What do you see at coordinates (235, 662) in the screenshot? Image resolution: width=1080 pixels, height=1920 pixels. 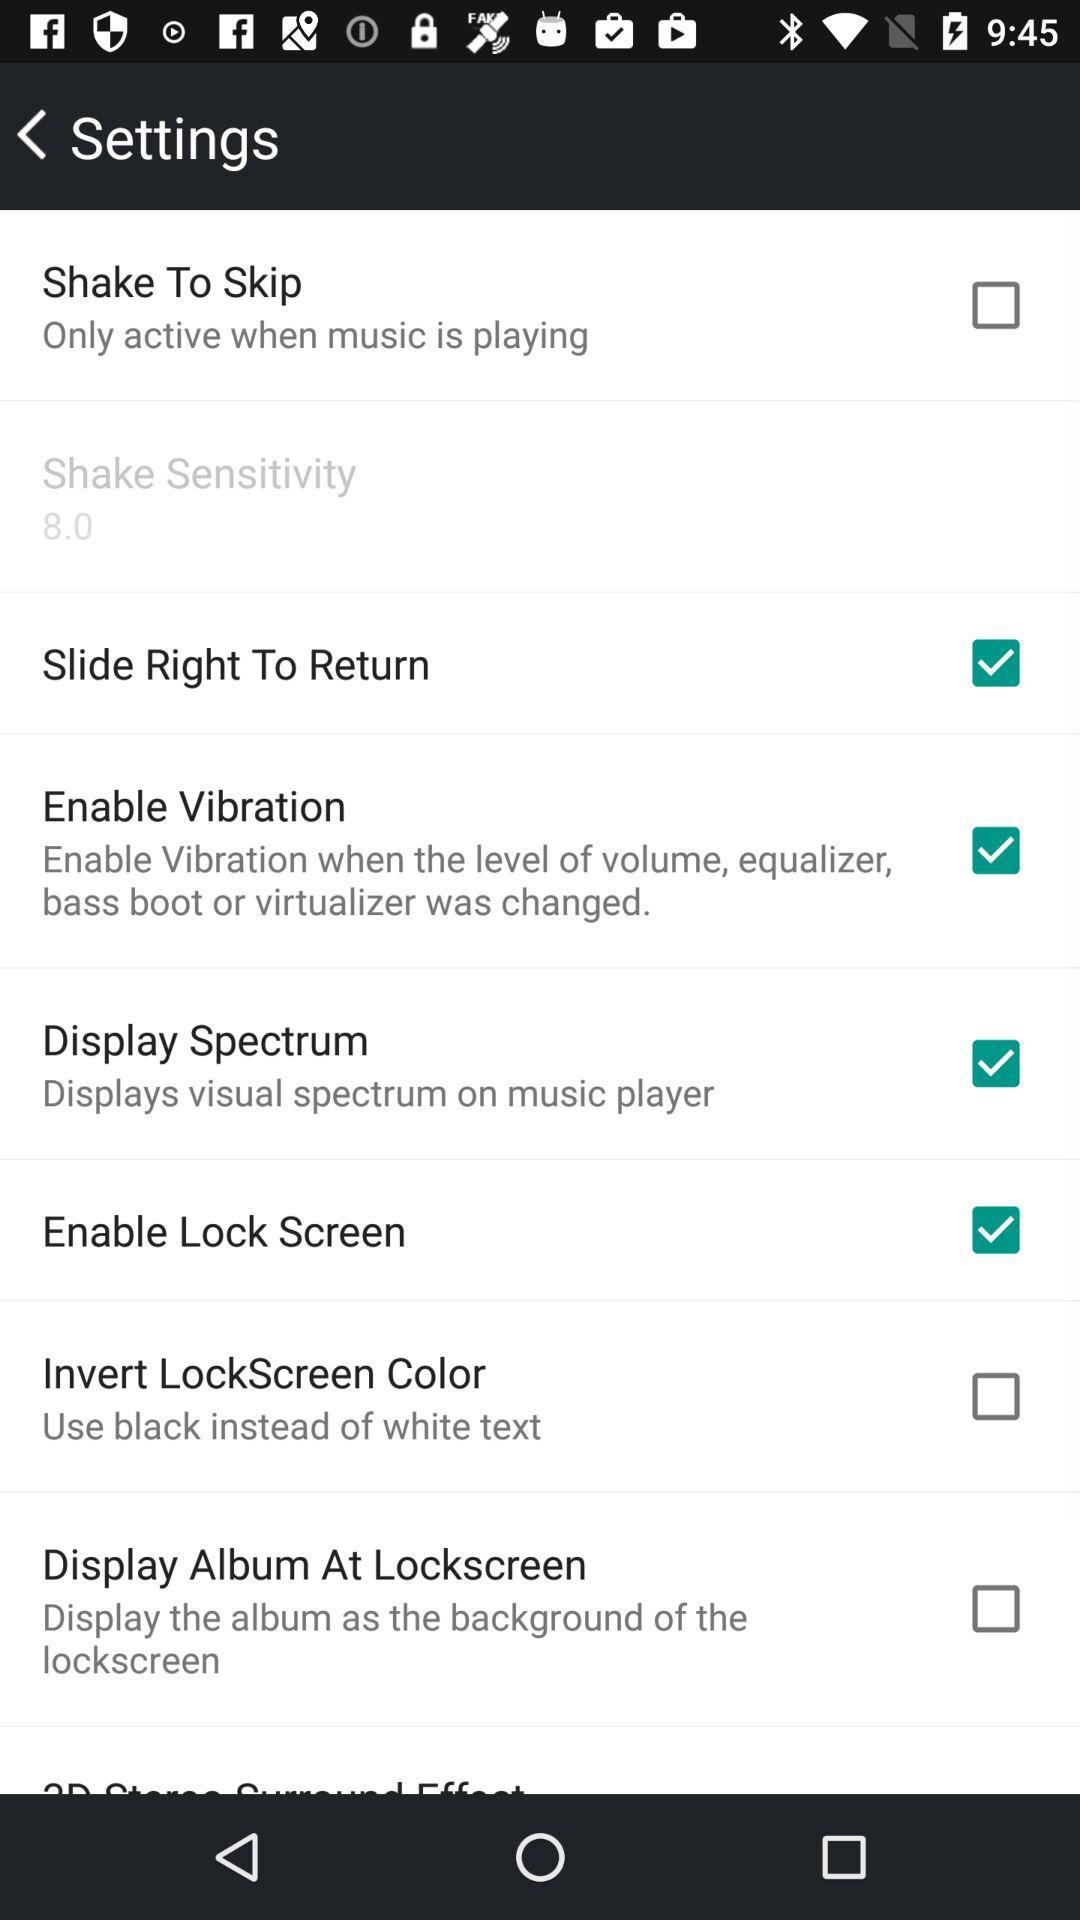 I see `the slide right to app` at bounding box center [235, 662].